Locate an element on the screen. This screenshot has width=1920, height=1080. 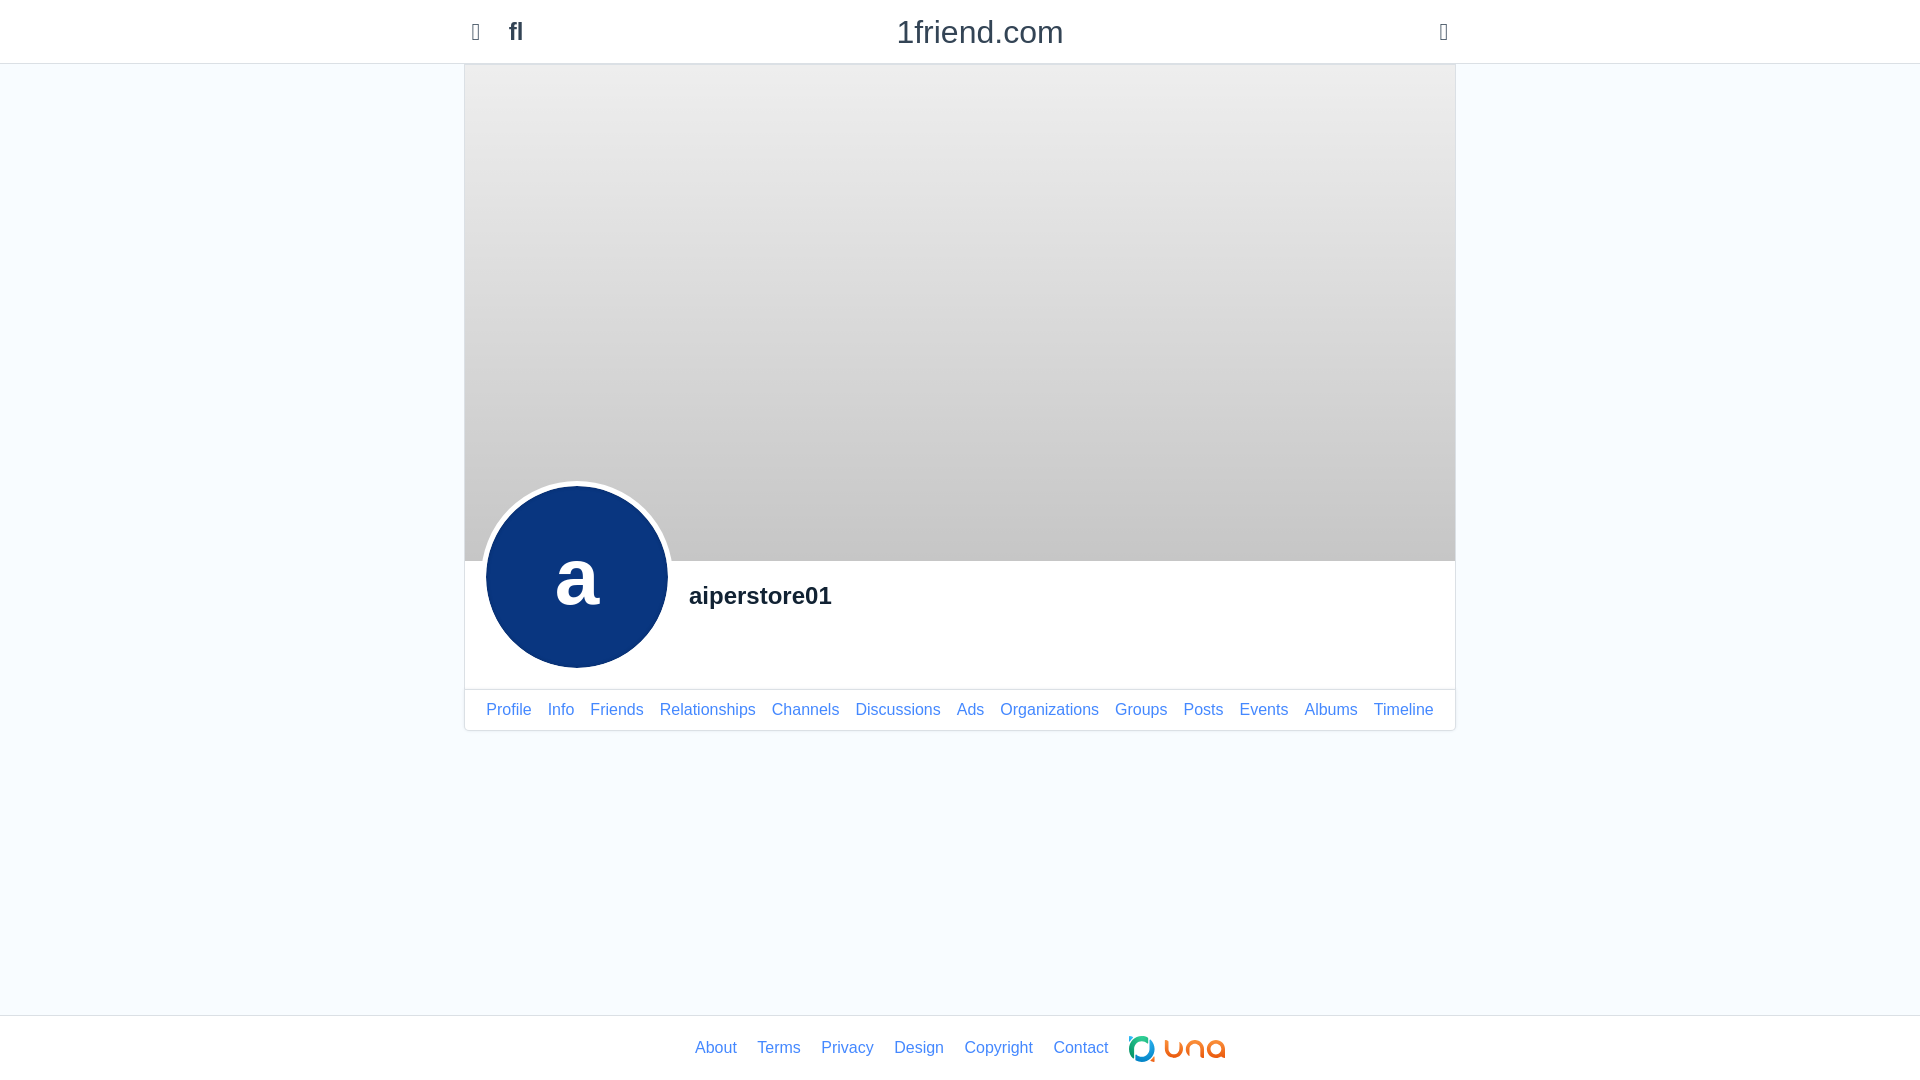
'Organizations' is located at coordinates (999, 708).